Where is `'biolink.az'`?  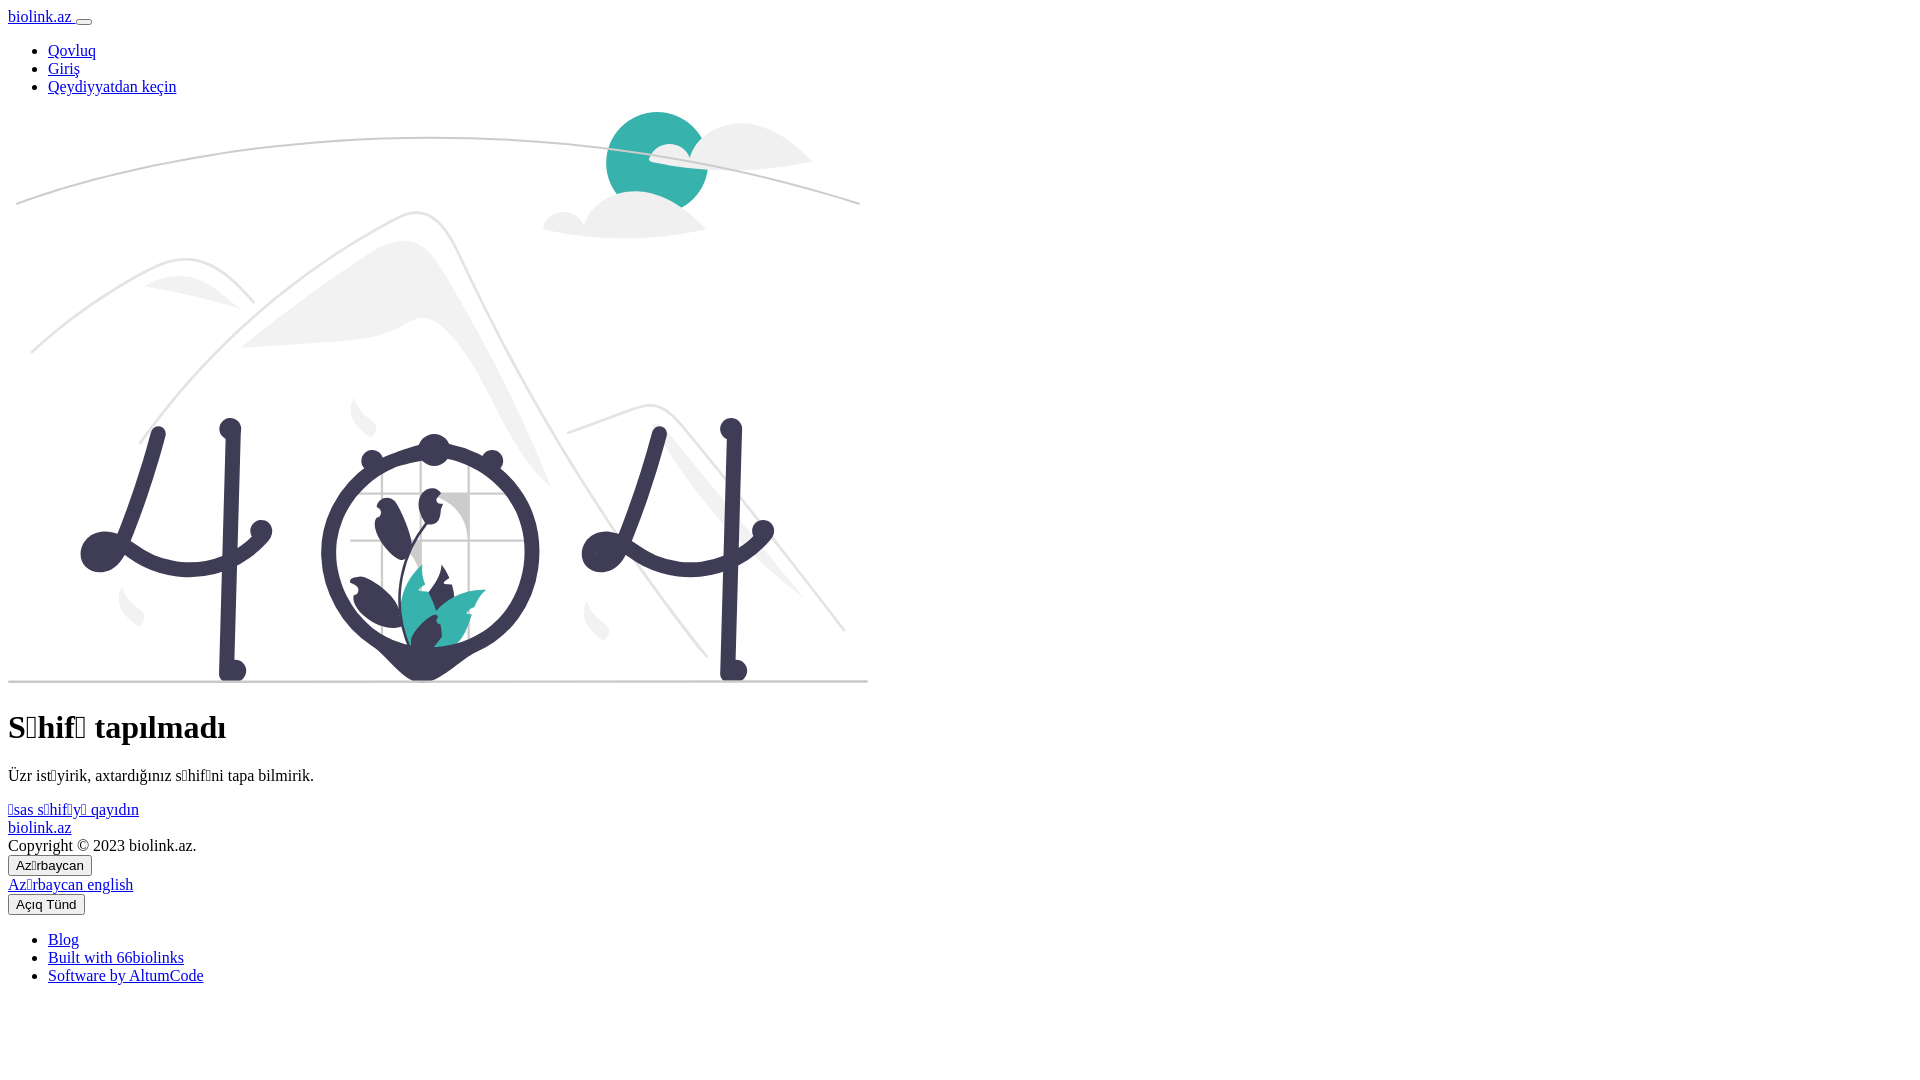
'biolink.az' is located at coordinates (39, 827).